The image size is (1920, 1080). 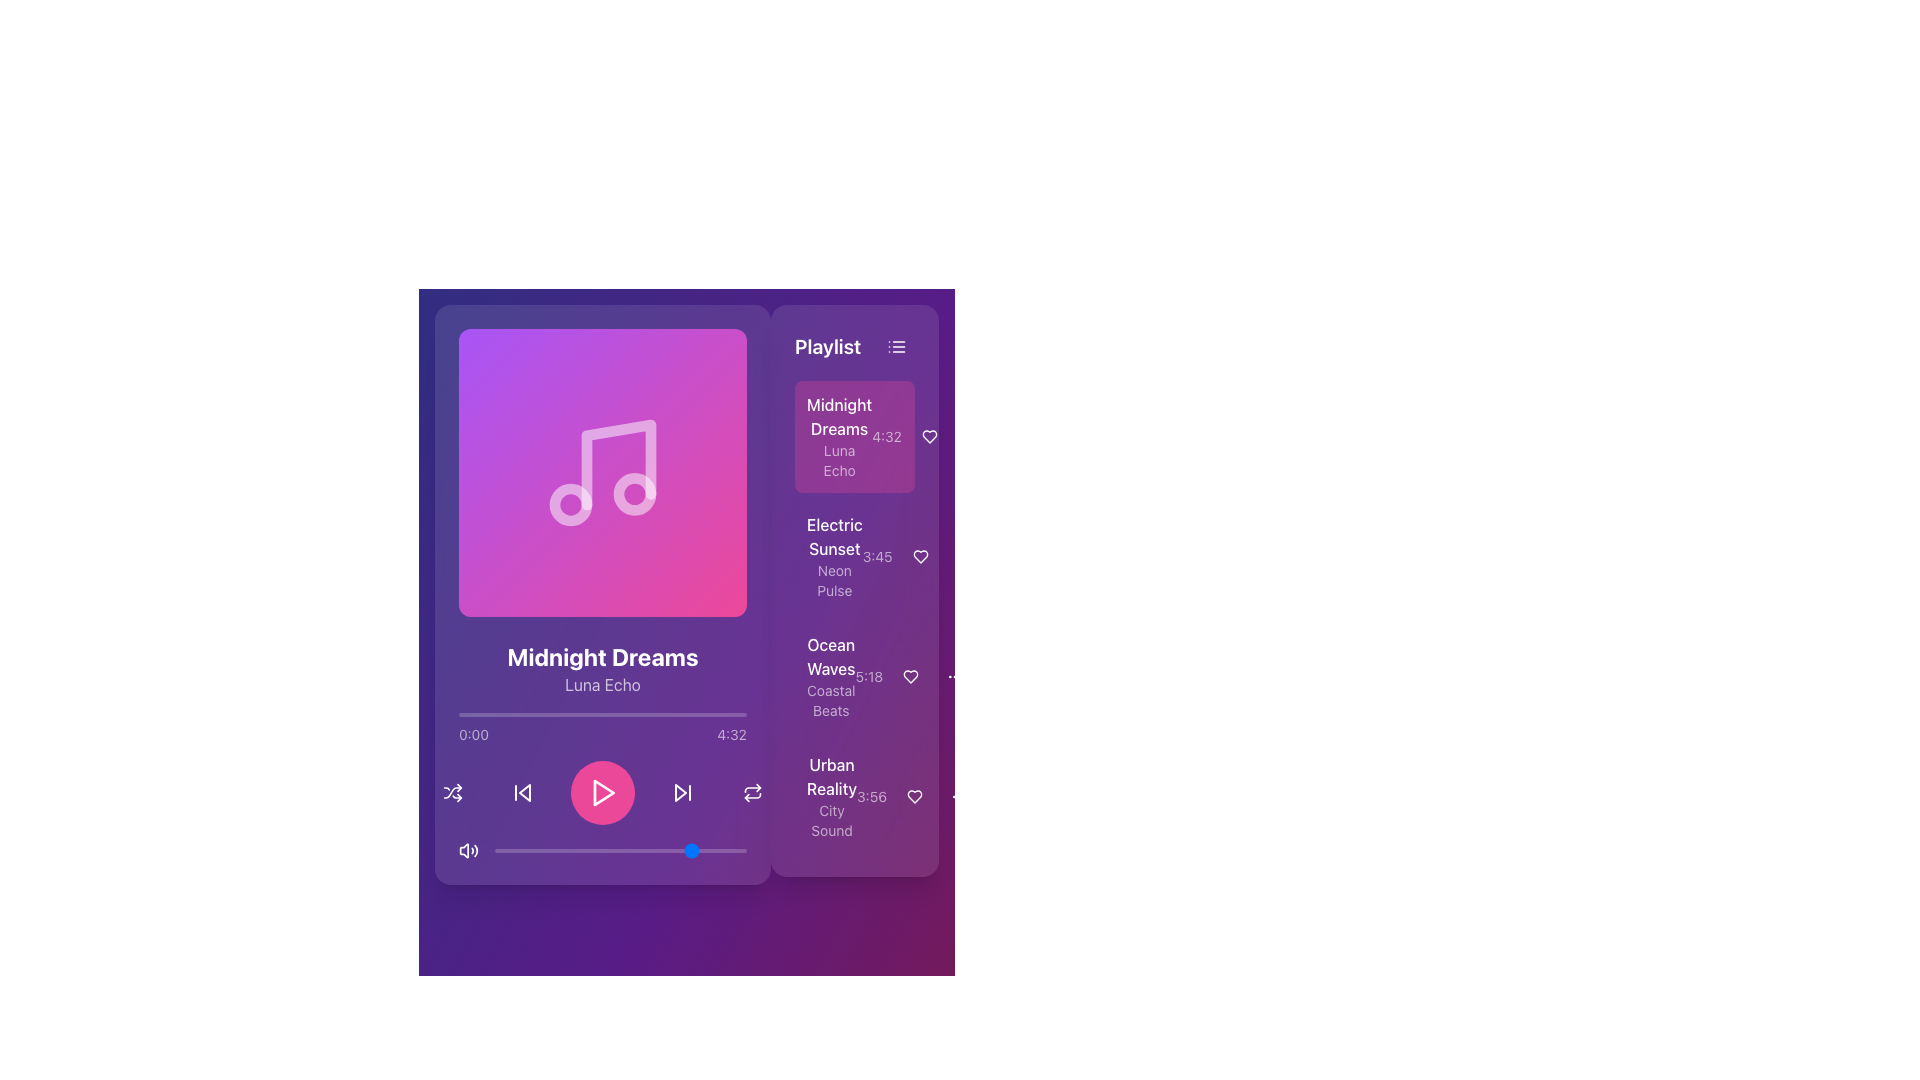 What do you see at coordinates (555, 851) in the screenshot?
I see `the slider` at bounding box center [555, 851].